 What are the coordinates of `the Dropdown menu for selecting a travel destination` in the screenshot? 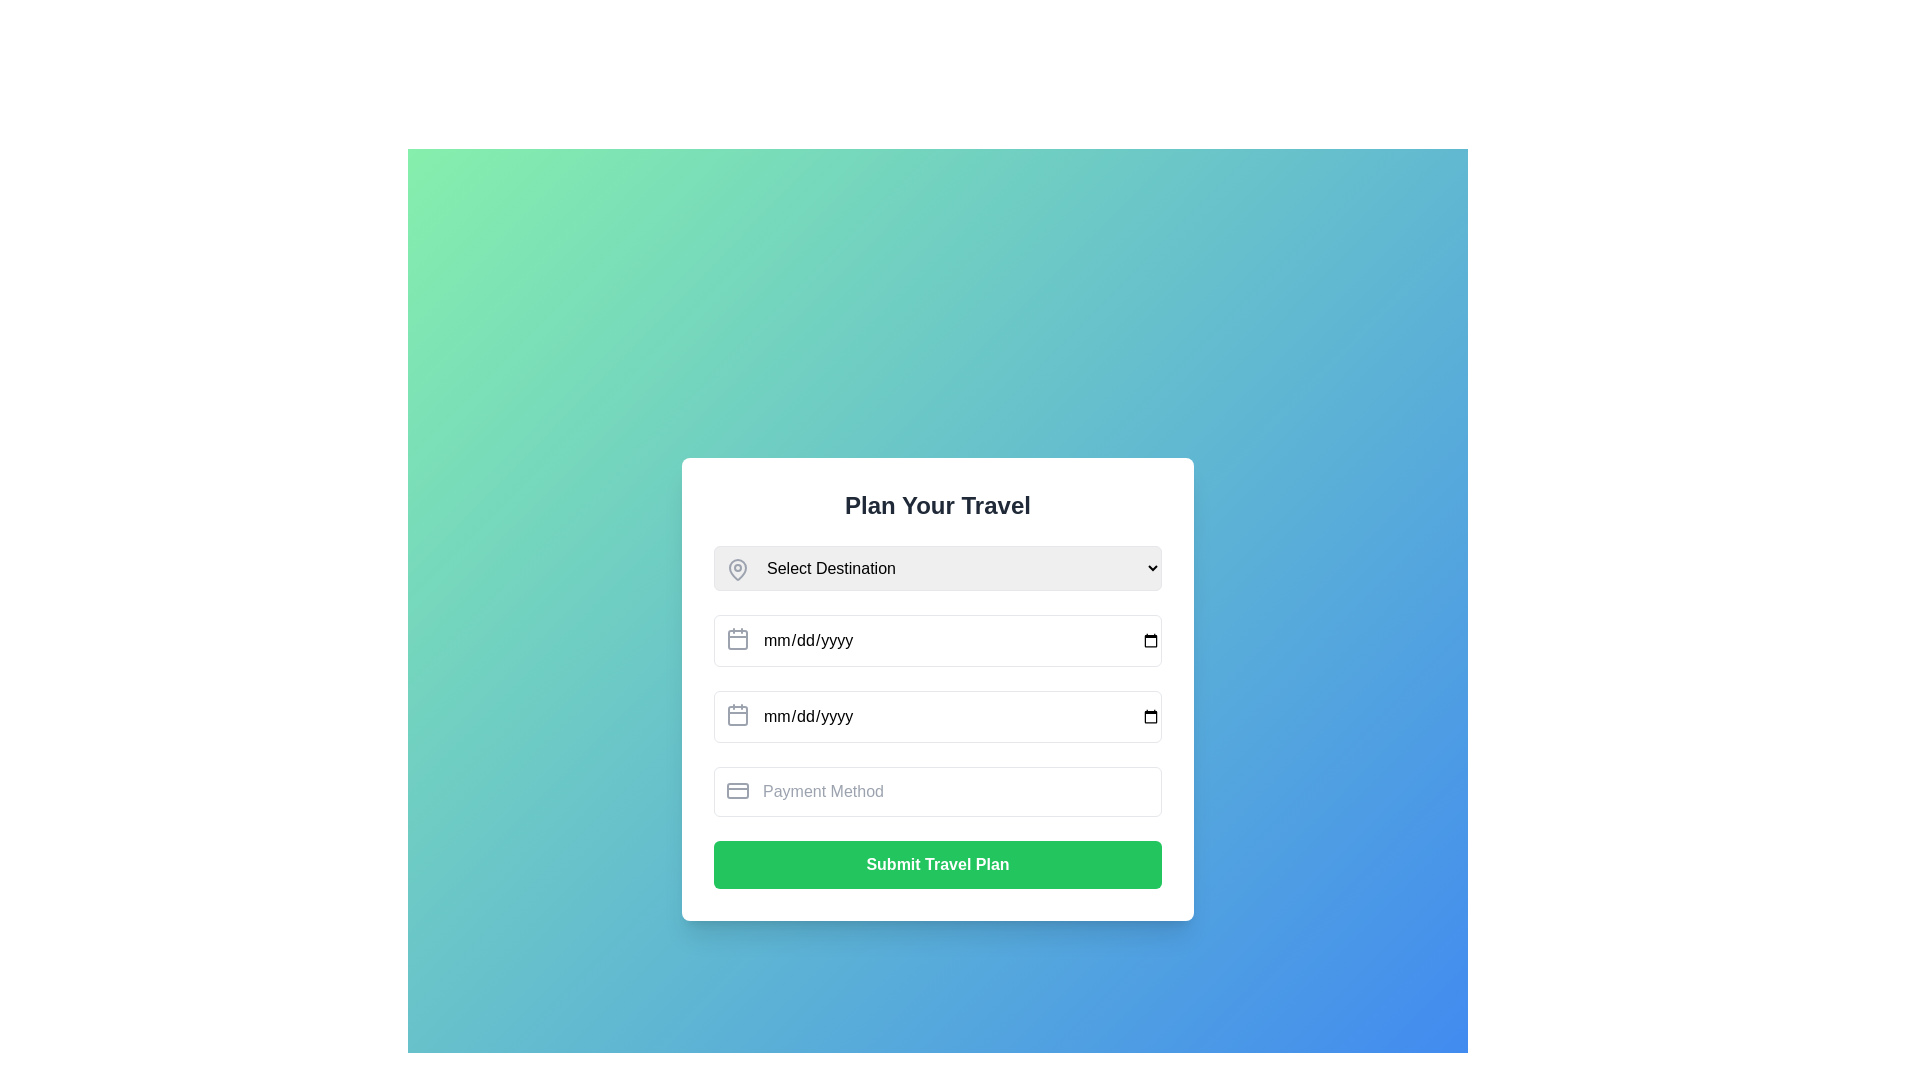 It's located at (936, 567).